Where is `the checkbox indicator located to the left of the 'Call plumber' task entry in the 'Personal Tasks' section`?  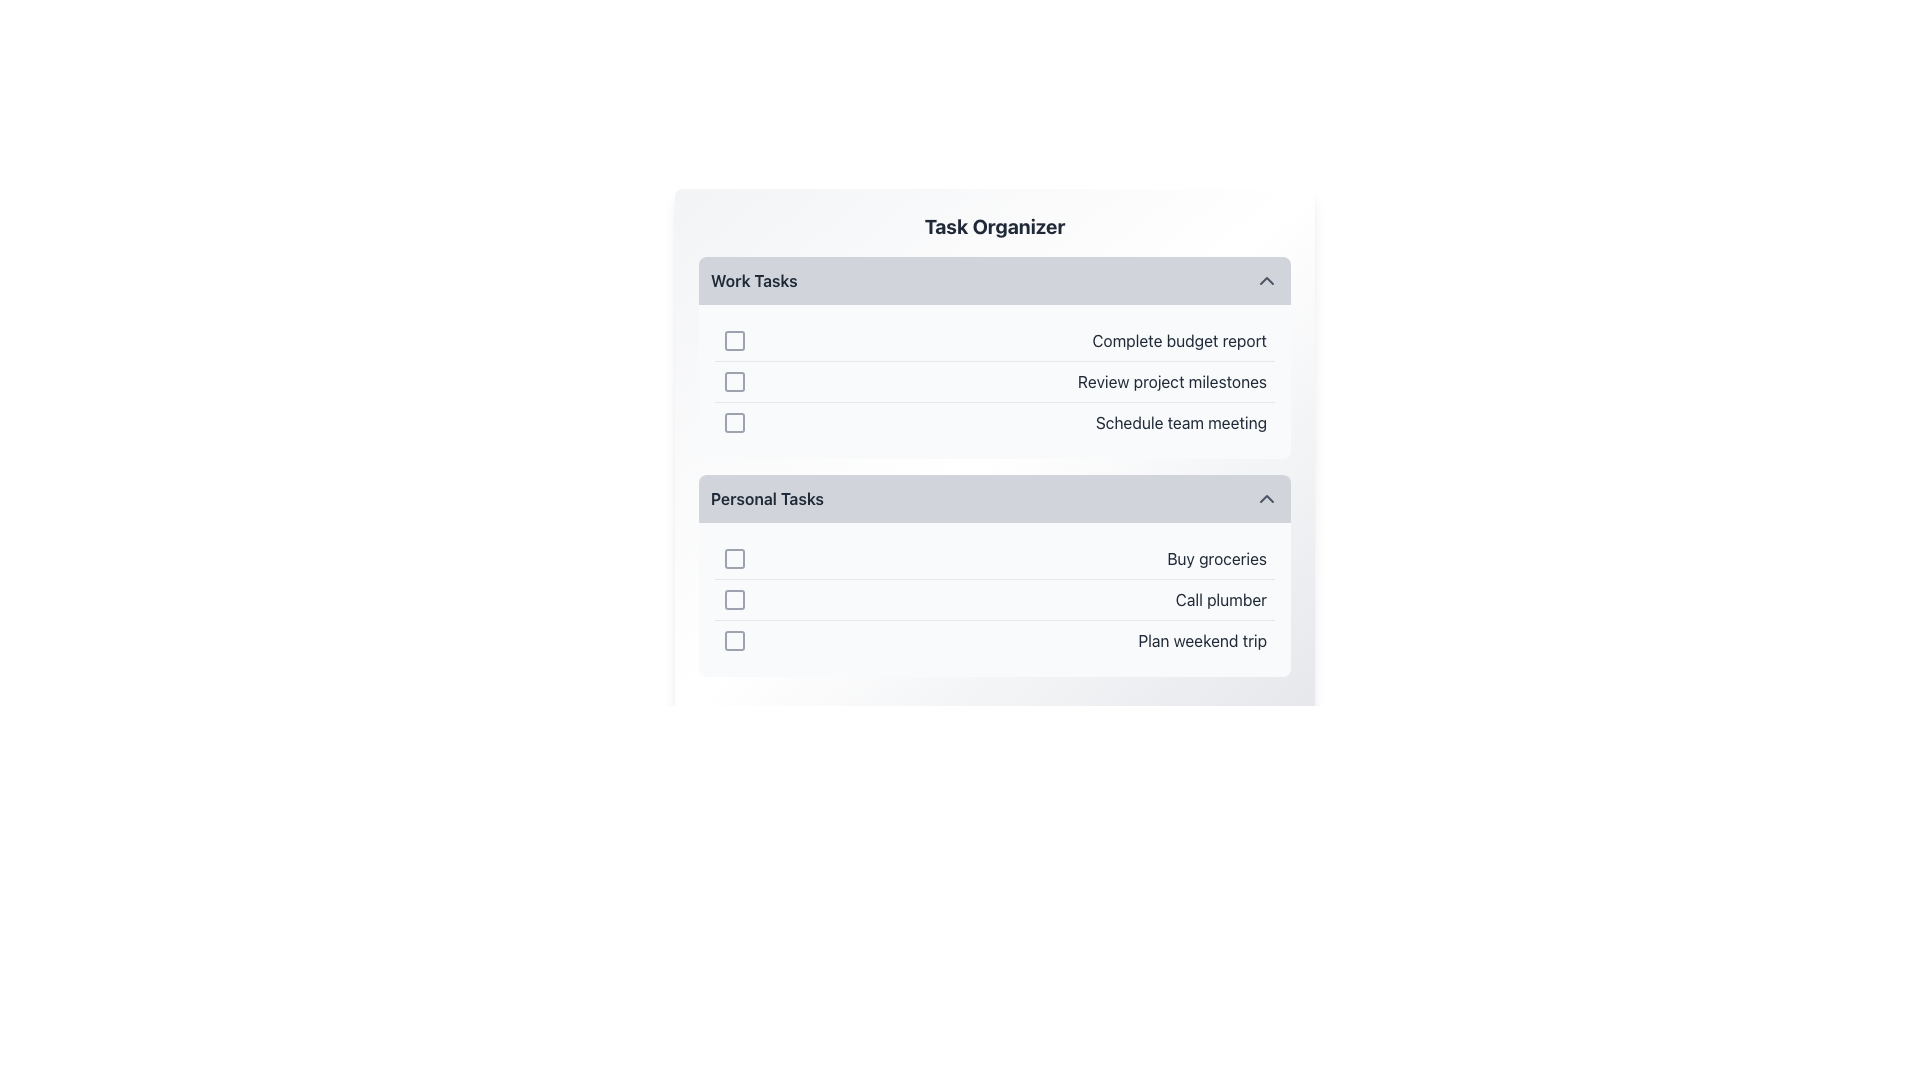 the checkbox indicator located to the left of the 'Call plumber' task entry in the 'Personal Tasks' section is located at coordinates (733, 599).